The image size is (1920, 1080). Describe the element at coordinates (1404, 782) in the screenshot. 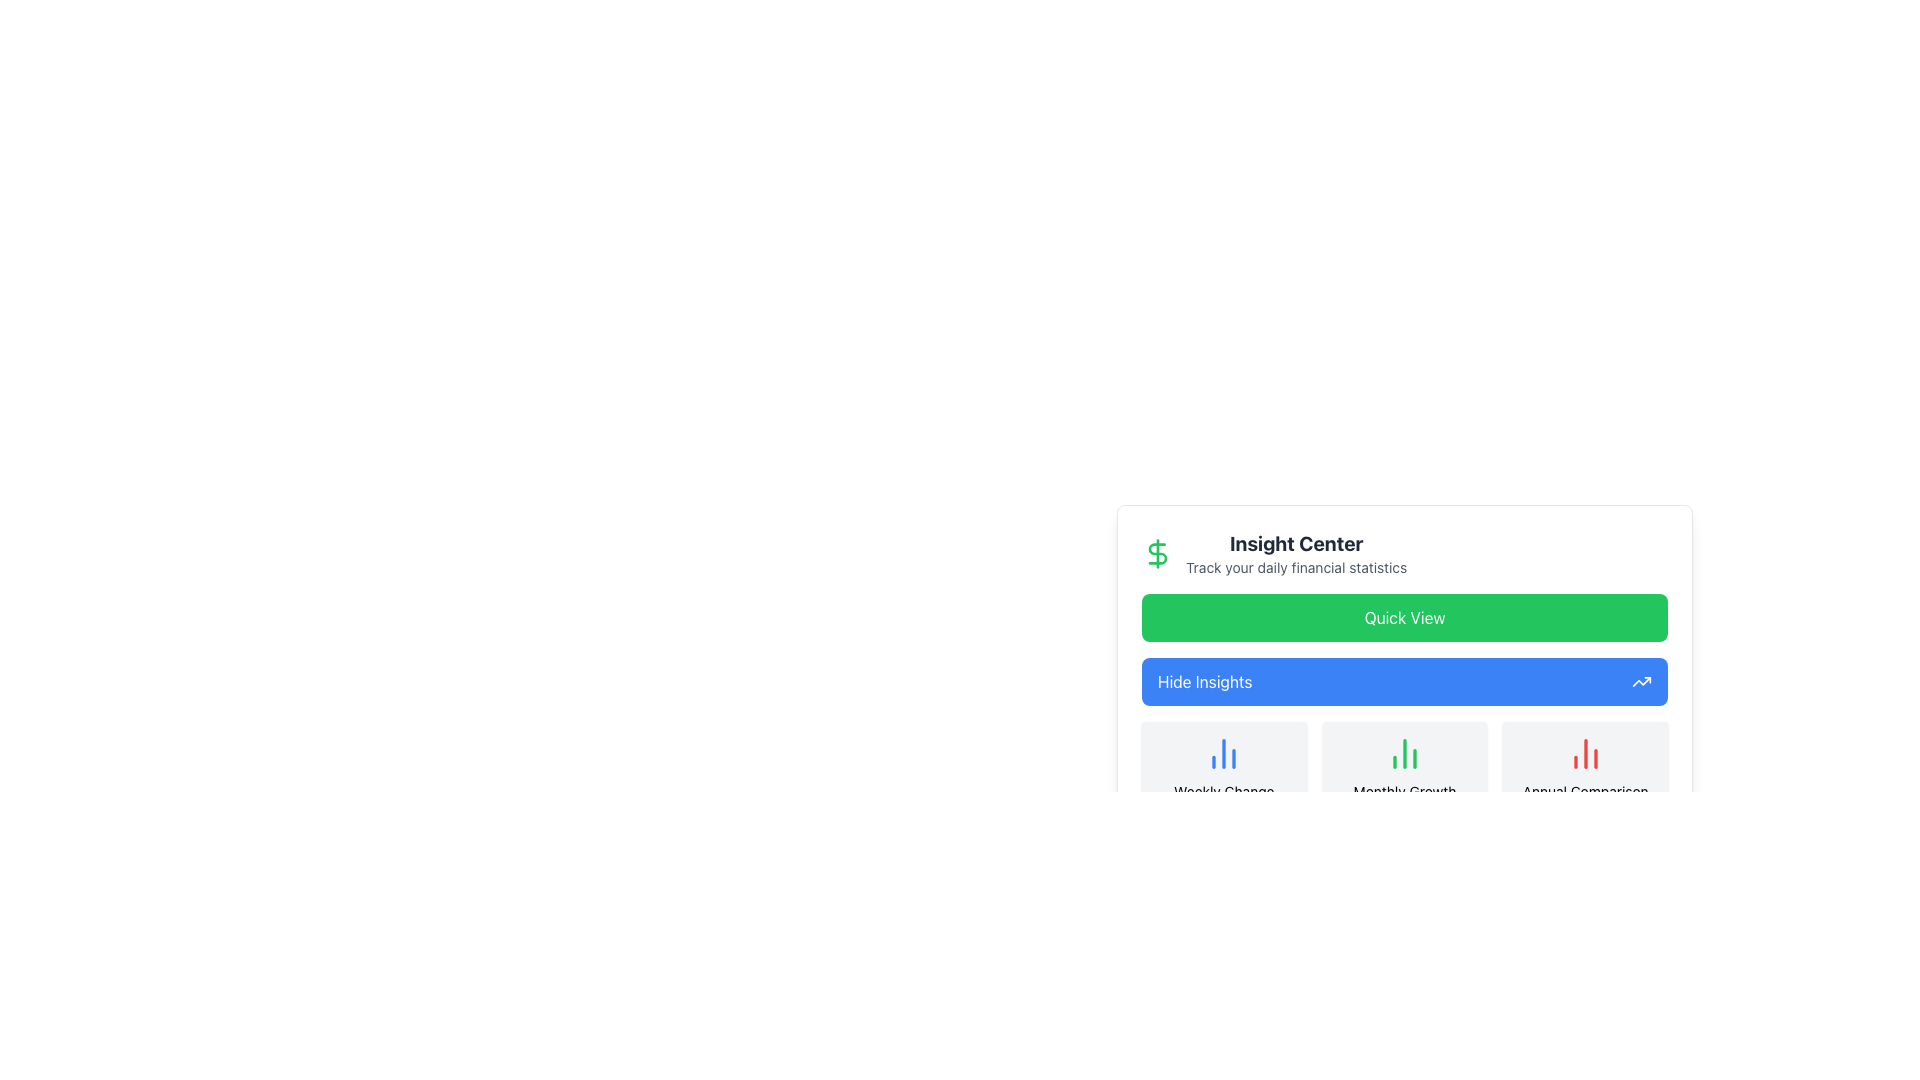

I see `financial data displayed in the central box of the Data Display Card, which shows 'Monthly Growth' with a highlighted green bar chart` at that location.